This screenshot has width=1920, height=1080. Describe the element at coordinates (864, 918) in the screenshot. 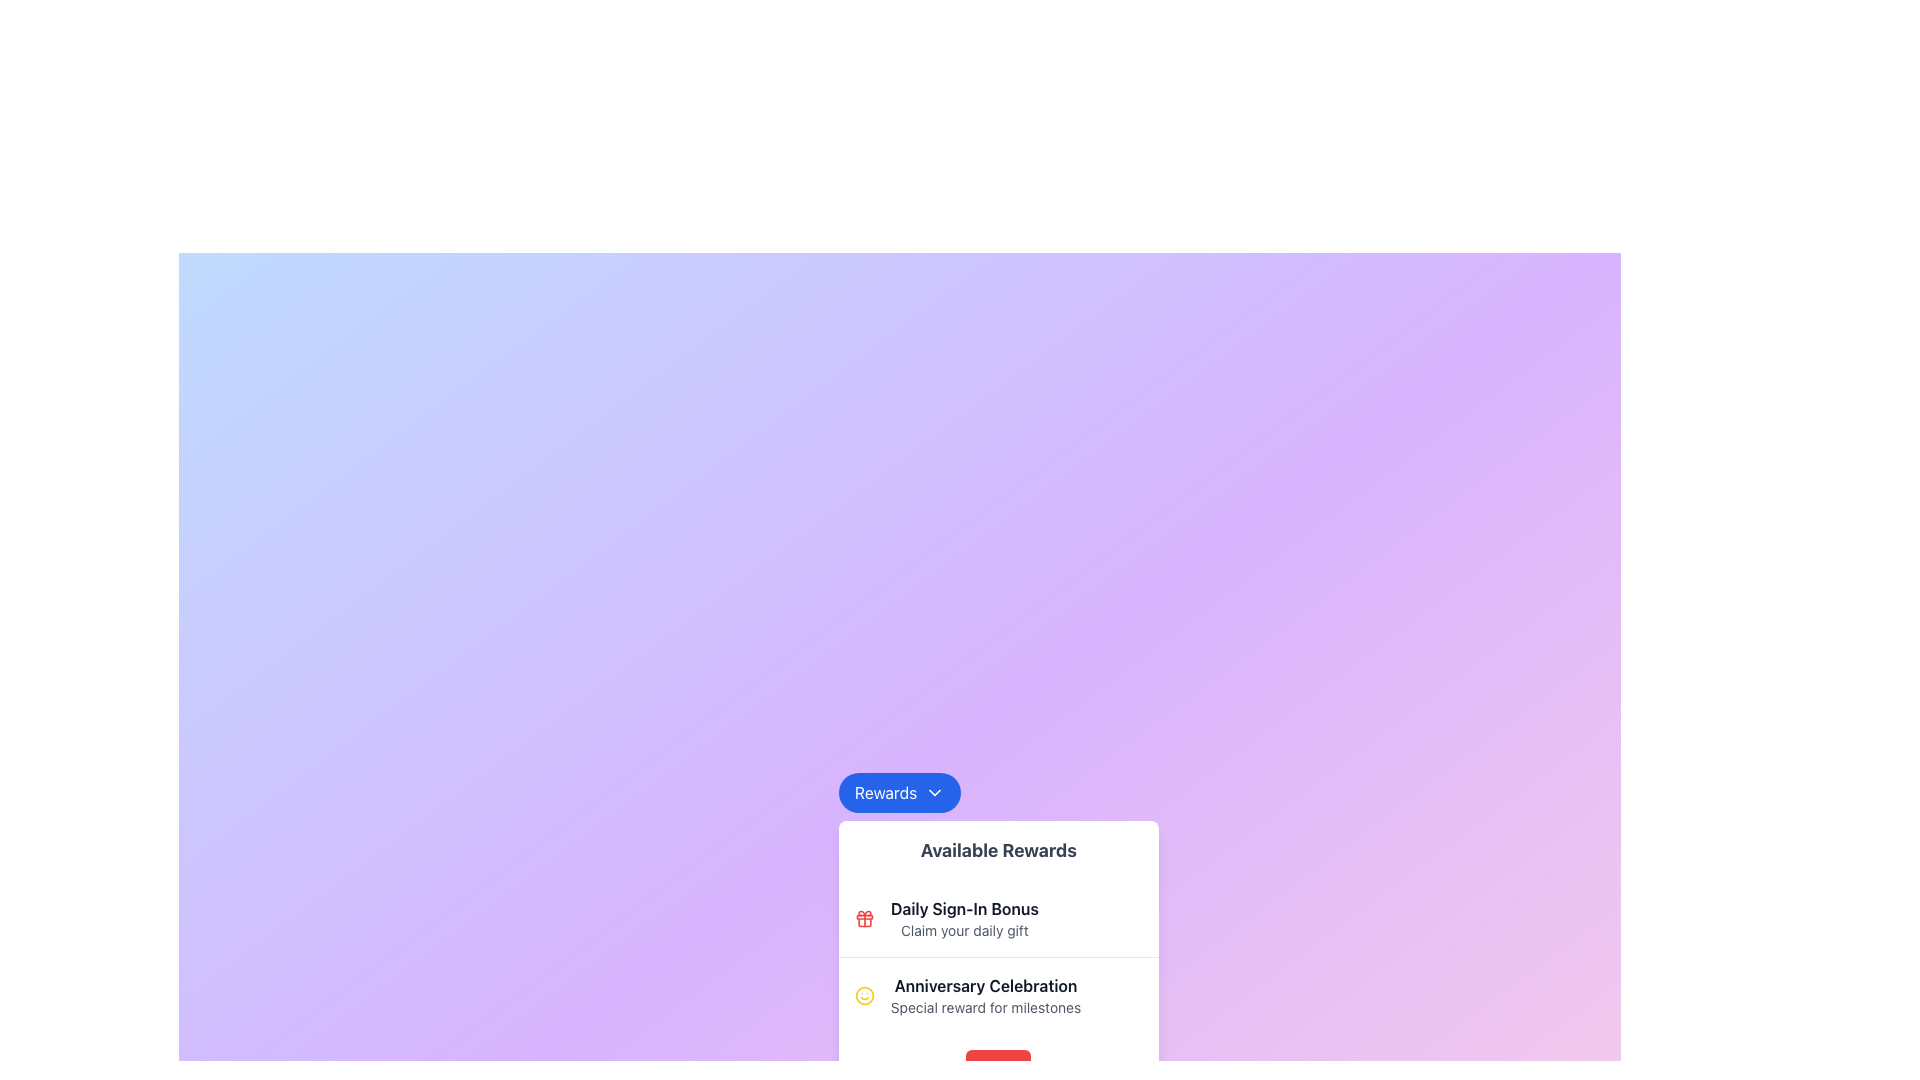

I see `the Daily Sign-In Bonus icon located at the top left corner of the list item in the Available Rewards popup` at that location.